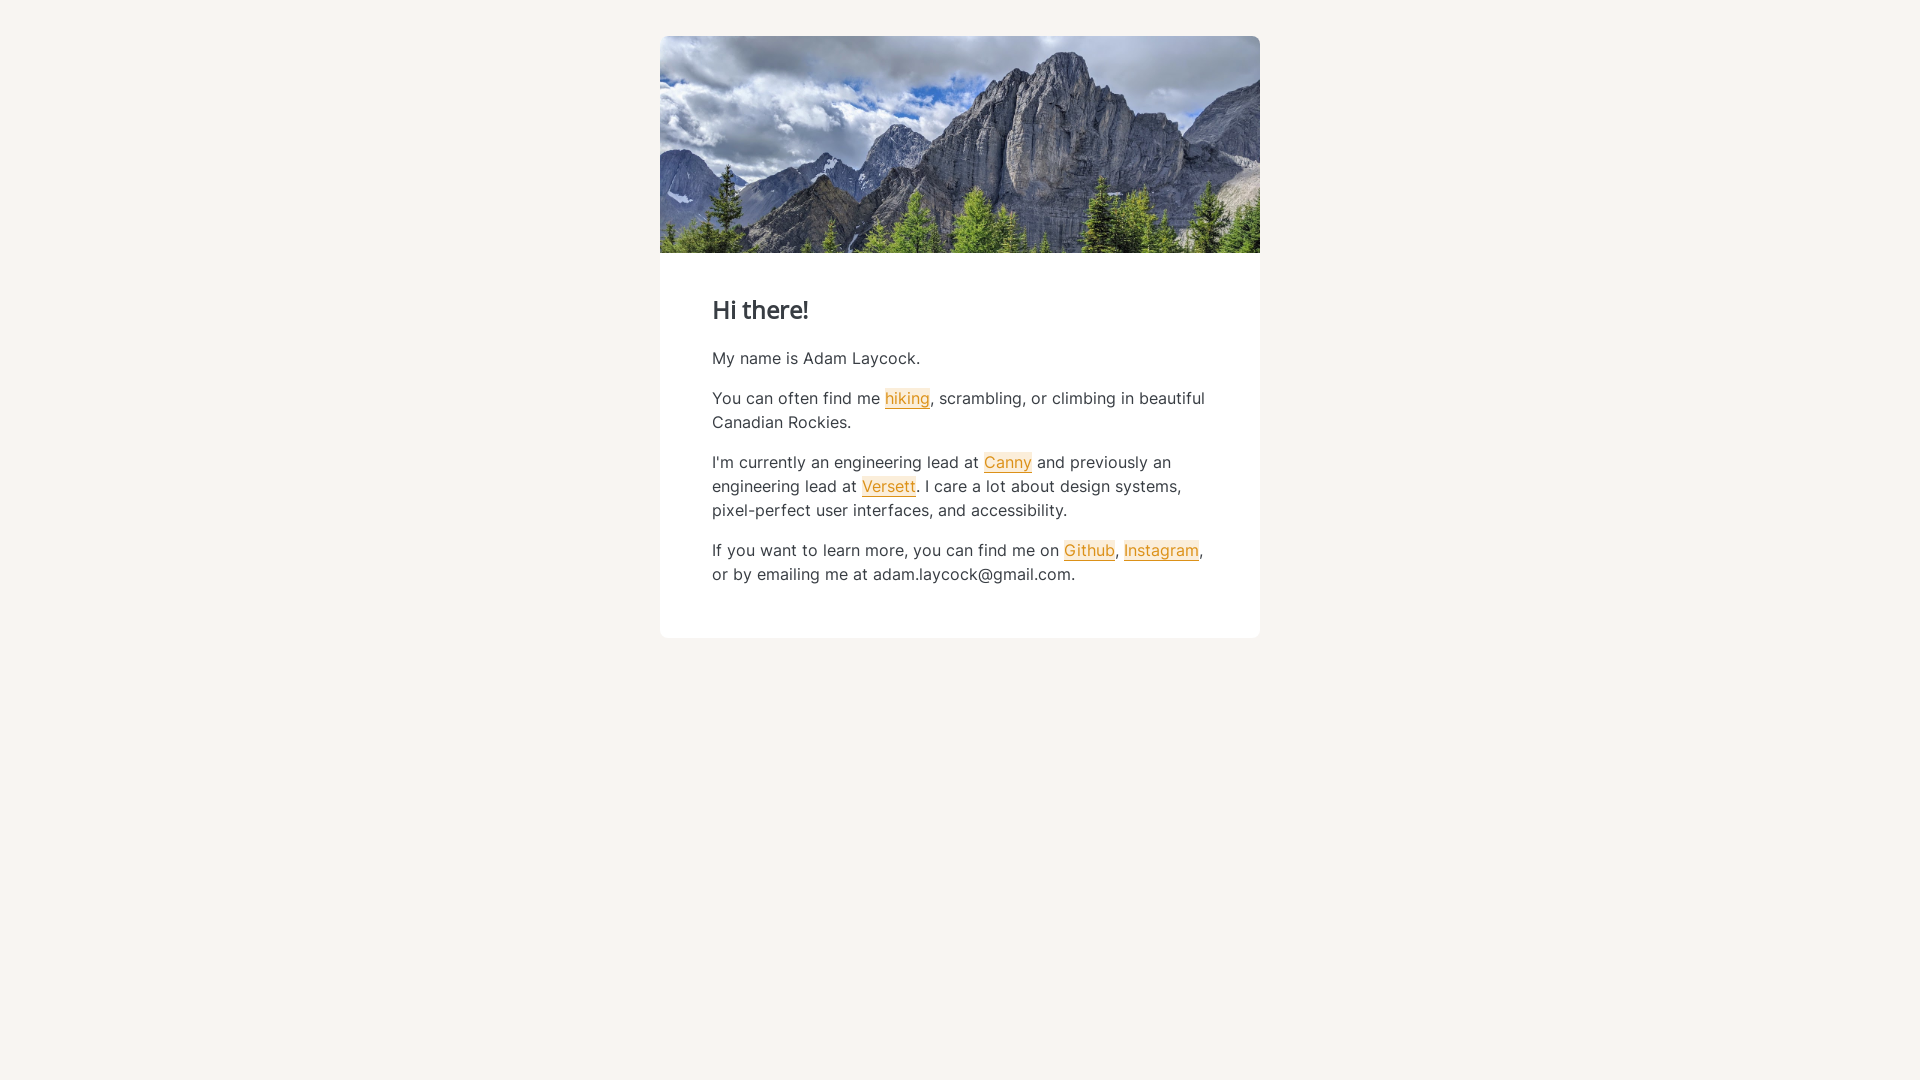 The width and height of the screenshot is (1920, 1080). I want to click on 'Canny', so click(1008, 462).